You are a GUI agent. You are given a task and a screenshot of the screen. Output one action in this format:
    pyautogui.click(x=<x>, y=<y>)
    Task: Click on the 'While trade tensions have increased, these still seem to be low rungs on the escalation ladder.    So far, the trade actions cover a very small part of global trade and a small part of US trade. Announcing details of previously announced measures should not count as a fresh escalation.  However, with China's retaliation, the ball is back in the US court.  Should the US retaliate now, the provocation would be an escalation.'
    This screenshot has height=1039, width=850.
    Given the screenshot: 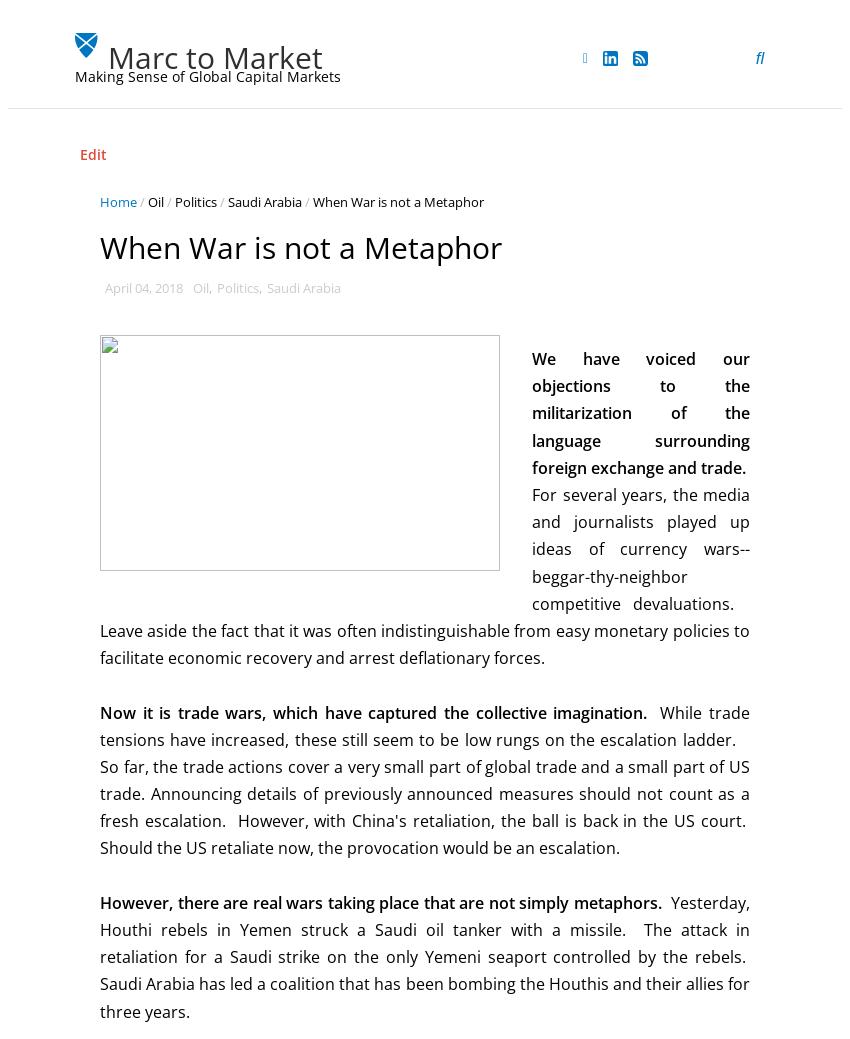 What is the action you would take?
    pyautogui.click(x=425, y=778)
    